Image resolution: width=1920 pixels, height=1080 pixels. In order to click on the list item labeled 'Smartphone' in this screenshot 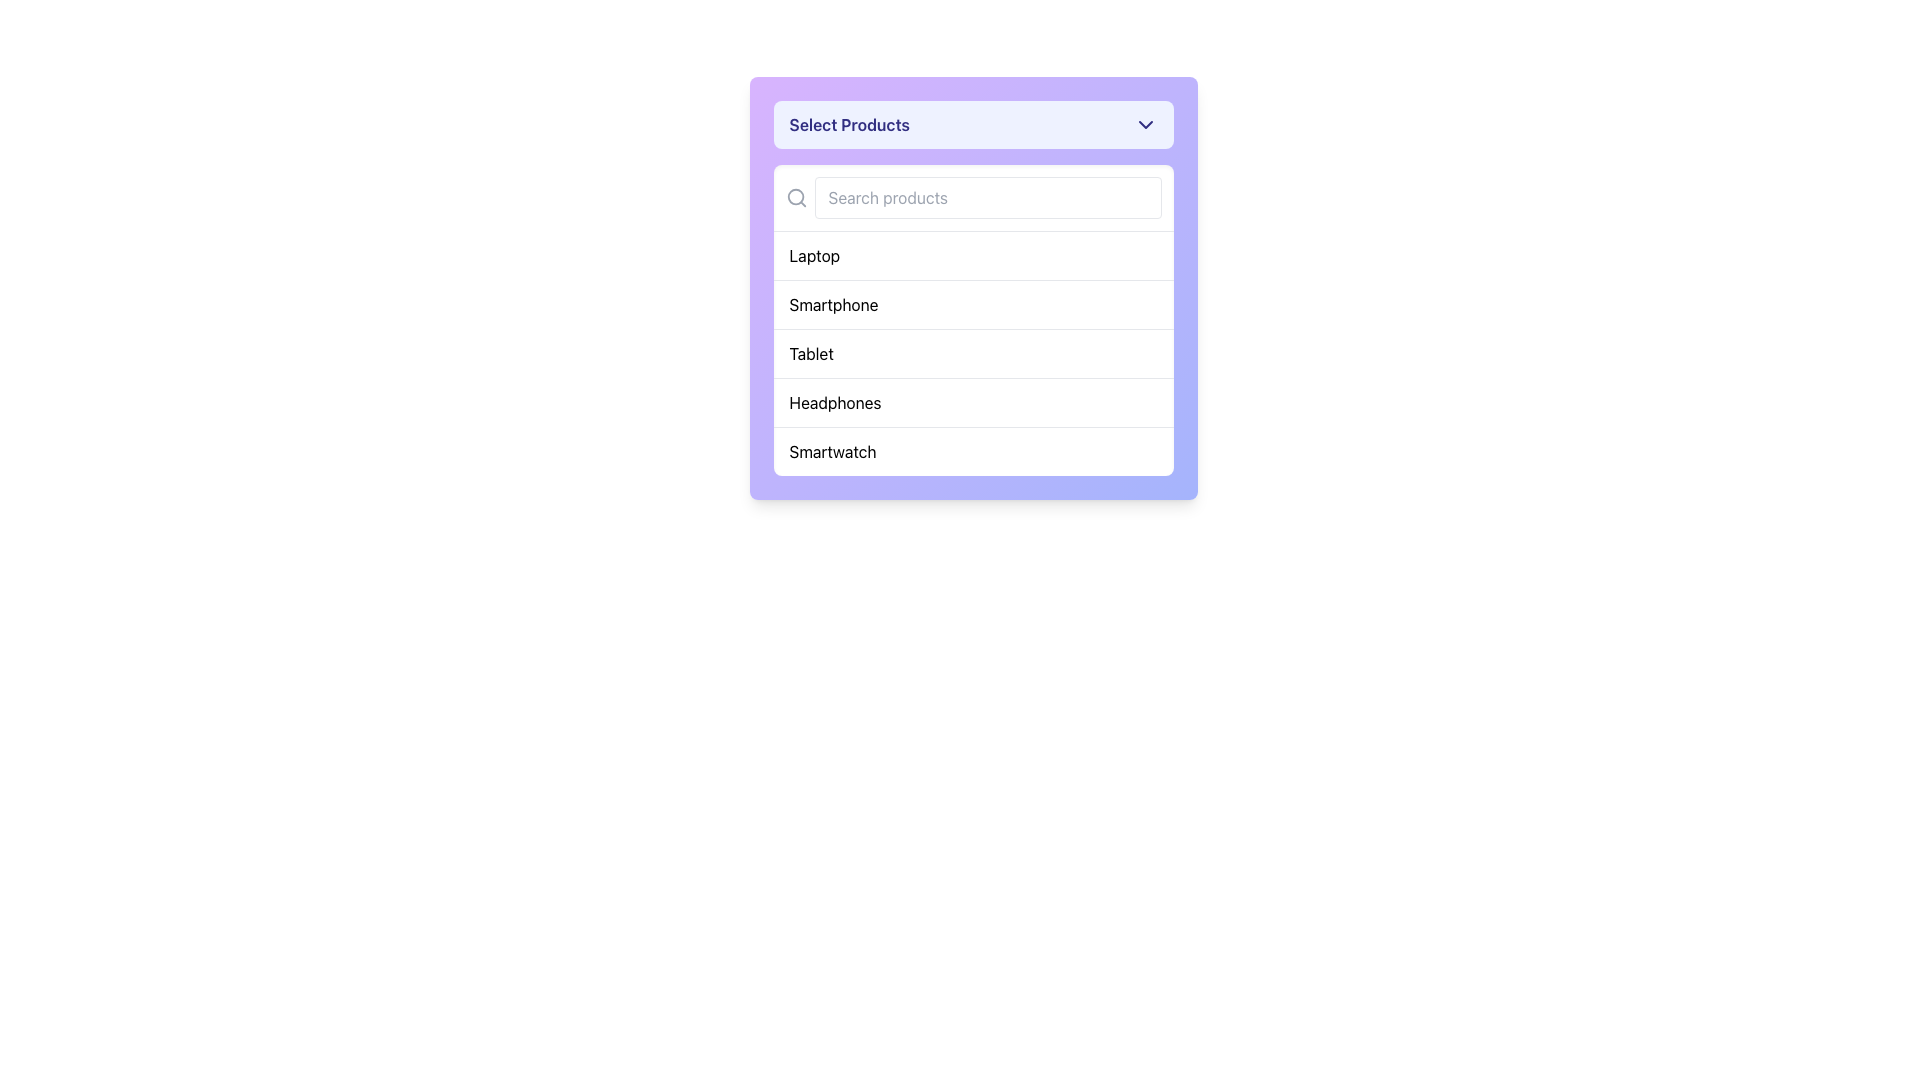, I will do `click(973, 288)`.